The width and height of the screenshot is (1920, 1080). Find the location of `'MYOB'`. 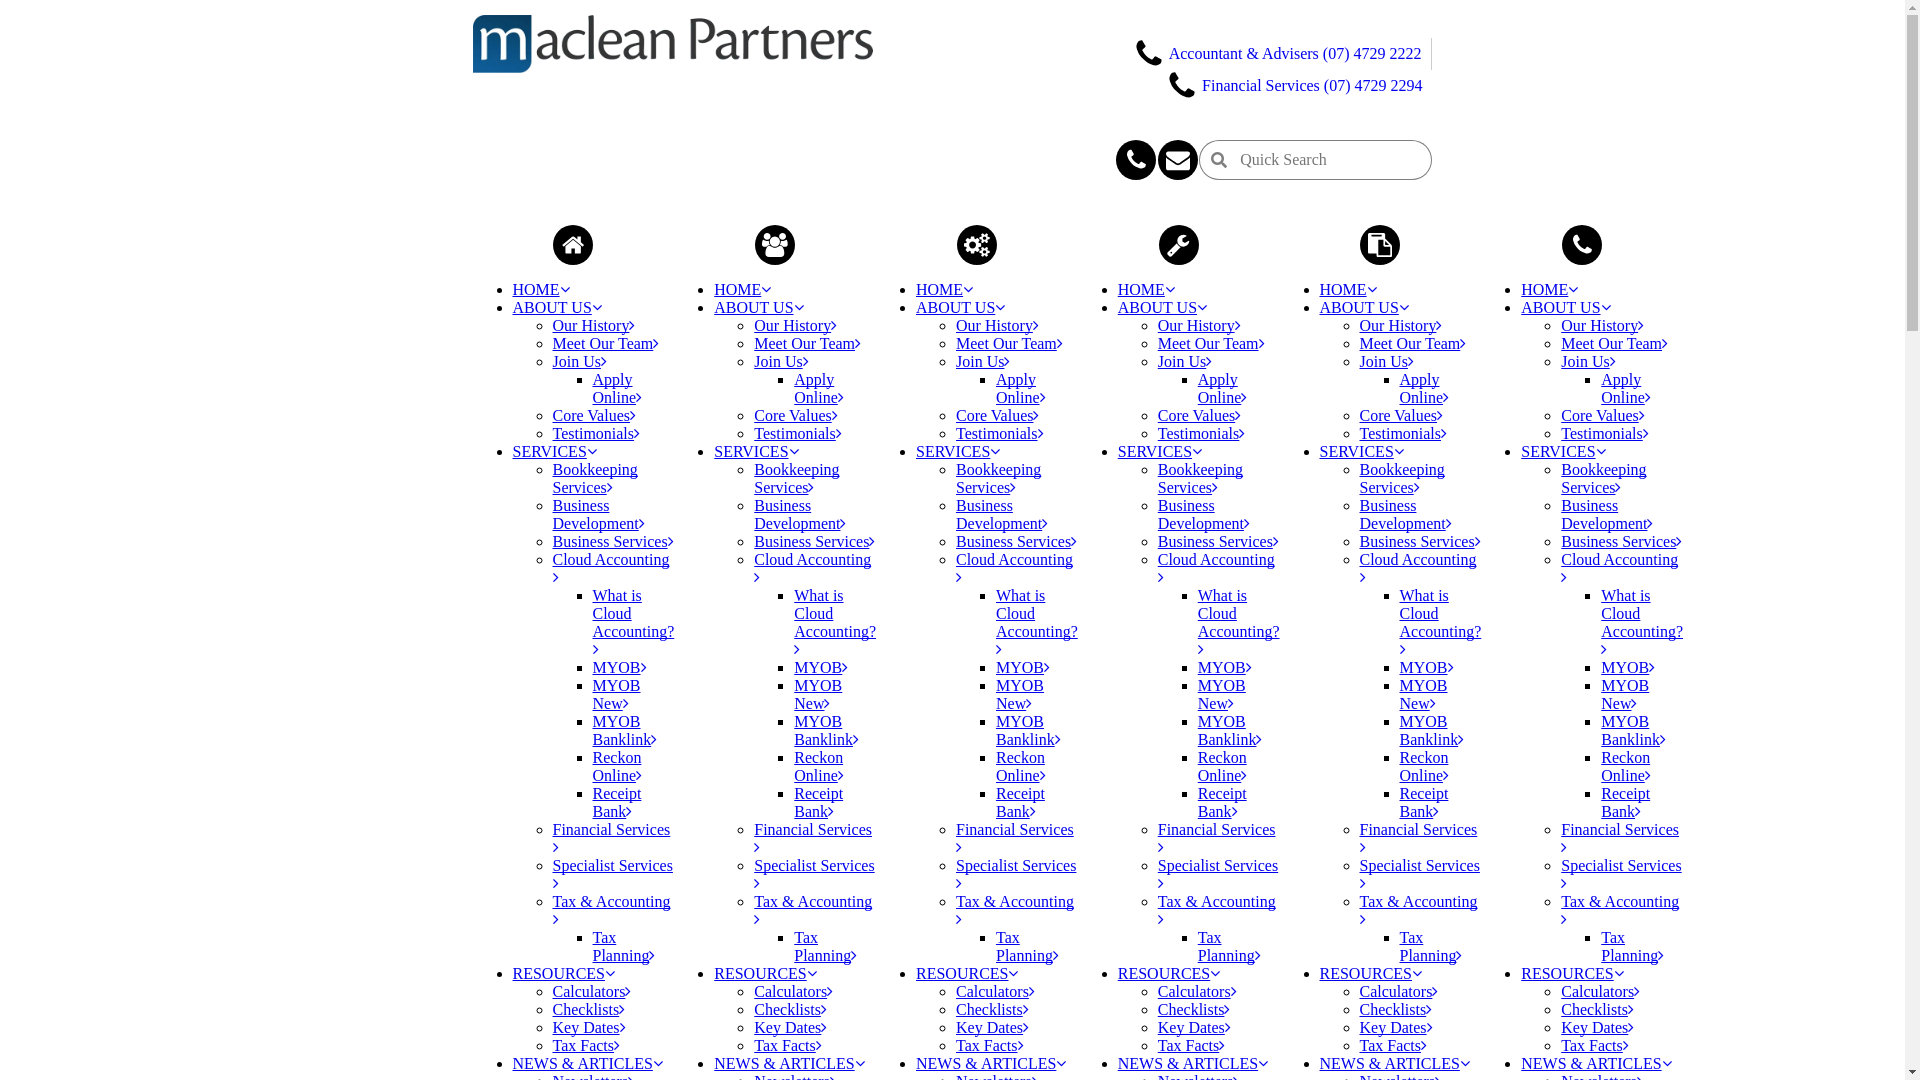

'MYOB' is located at coordinates (1399, 667).